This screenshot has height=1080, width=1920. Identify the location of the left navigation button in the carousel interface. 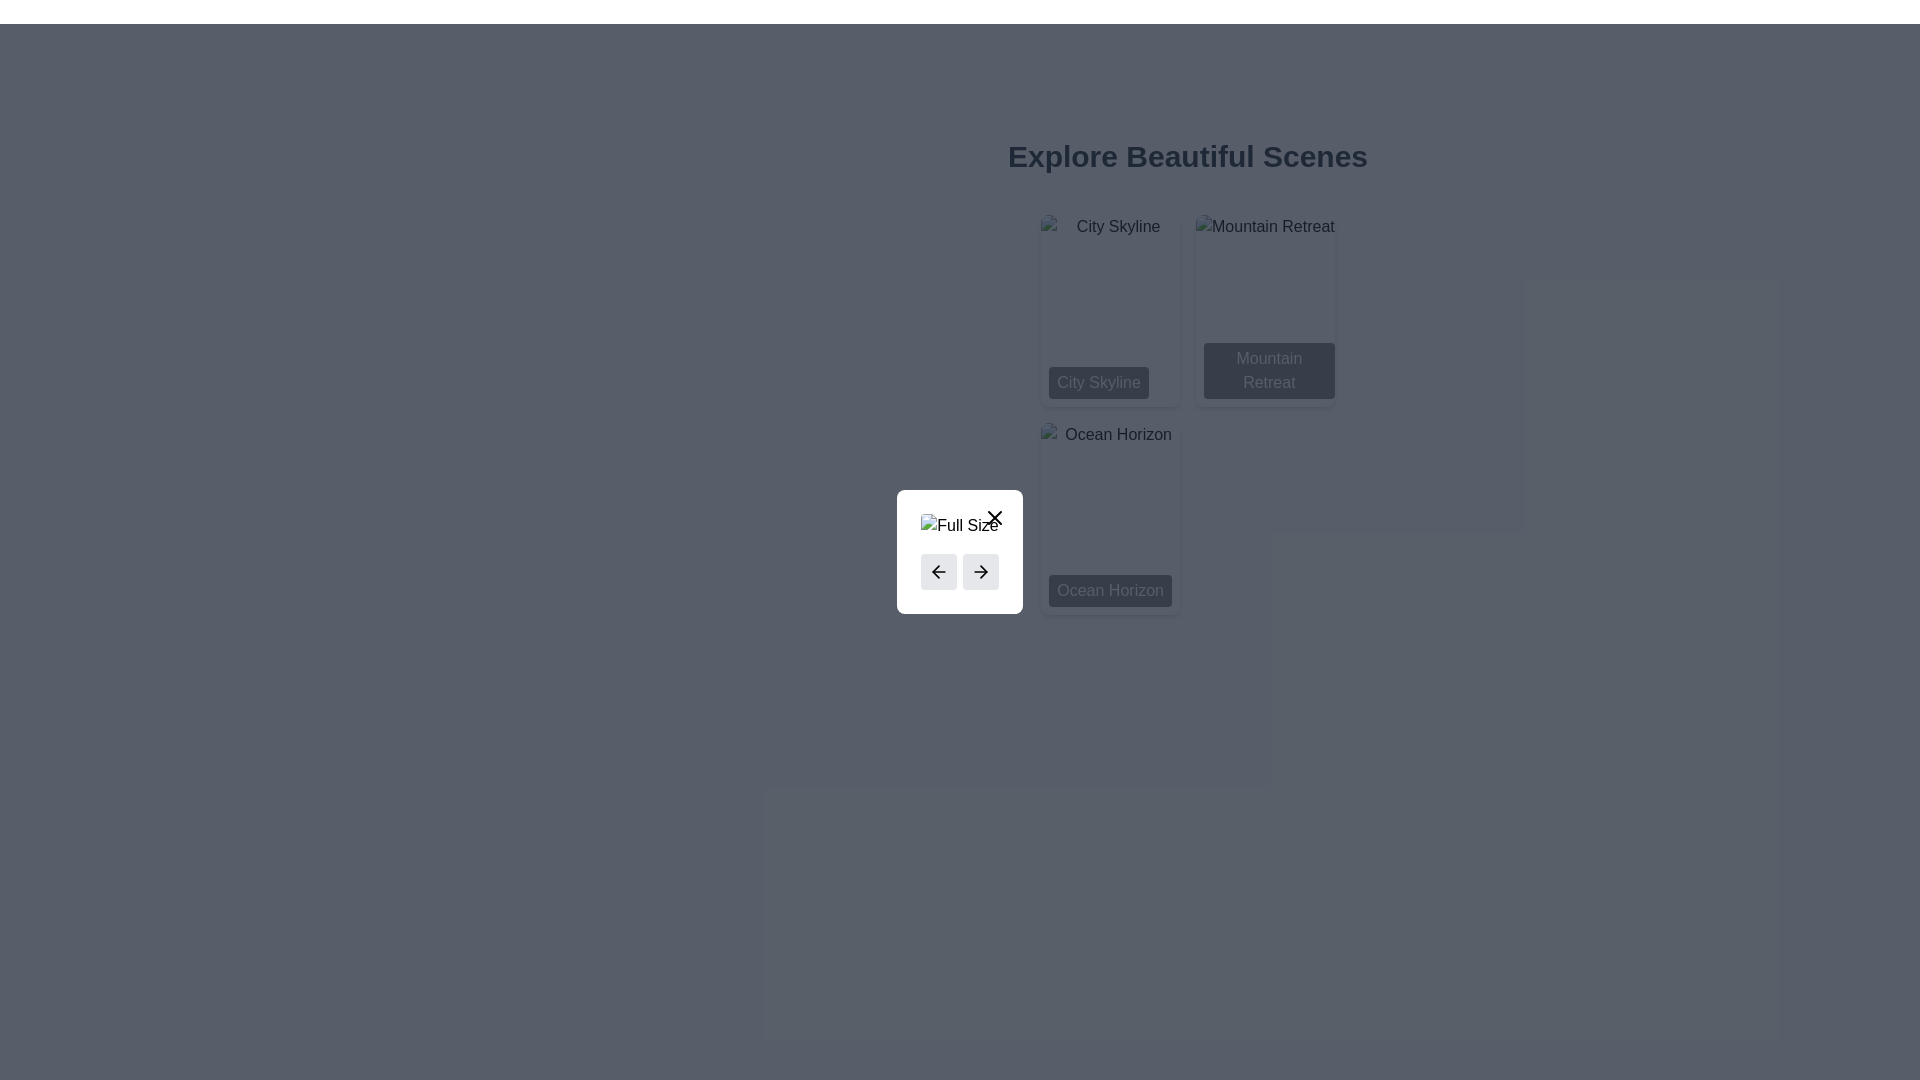
(938, 571).